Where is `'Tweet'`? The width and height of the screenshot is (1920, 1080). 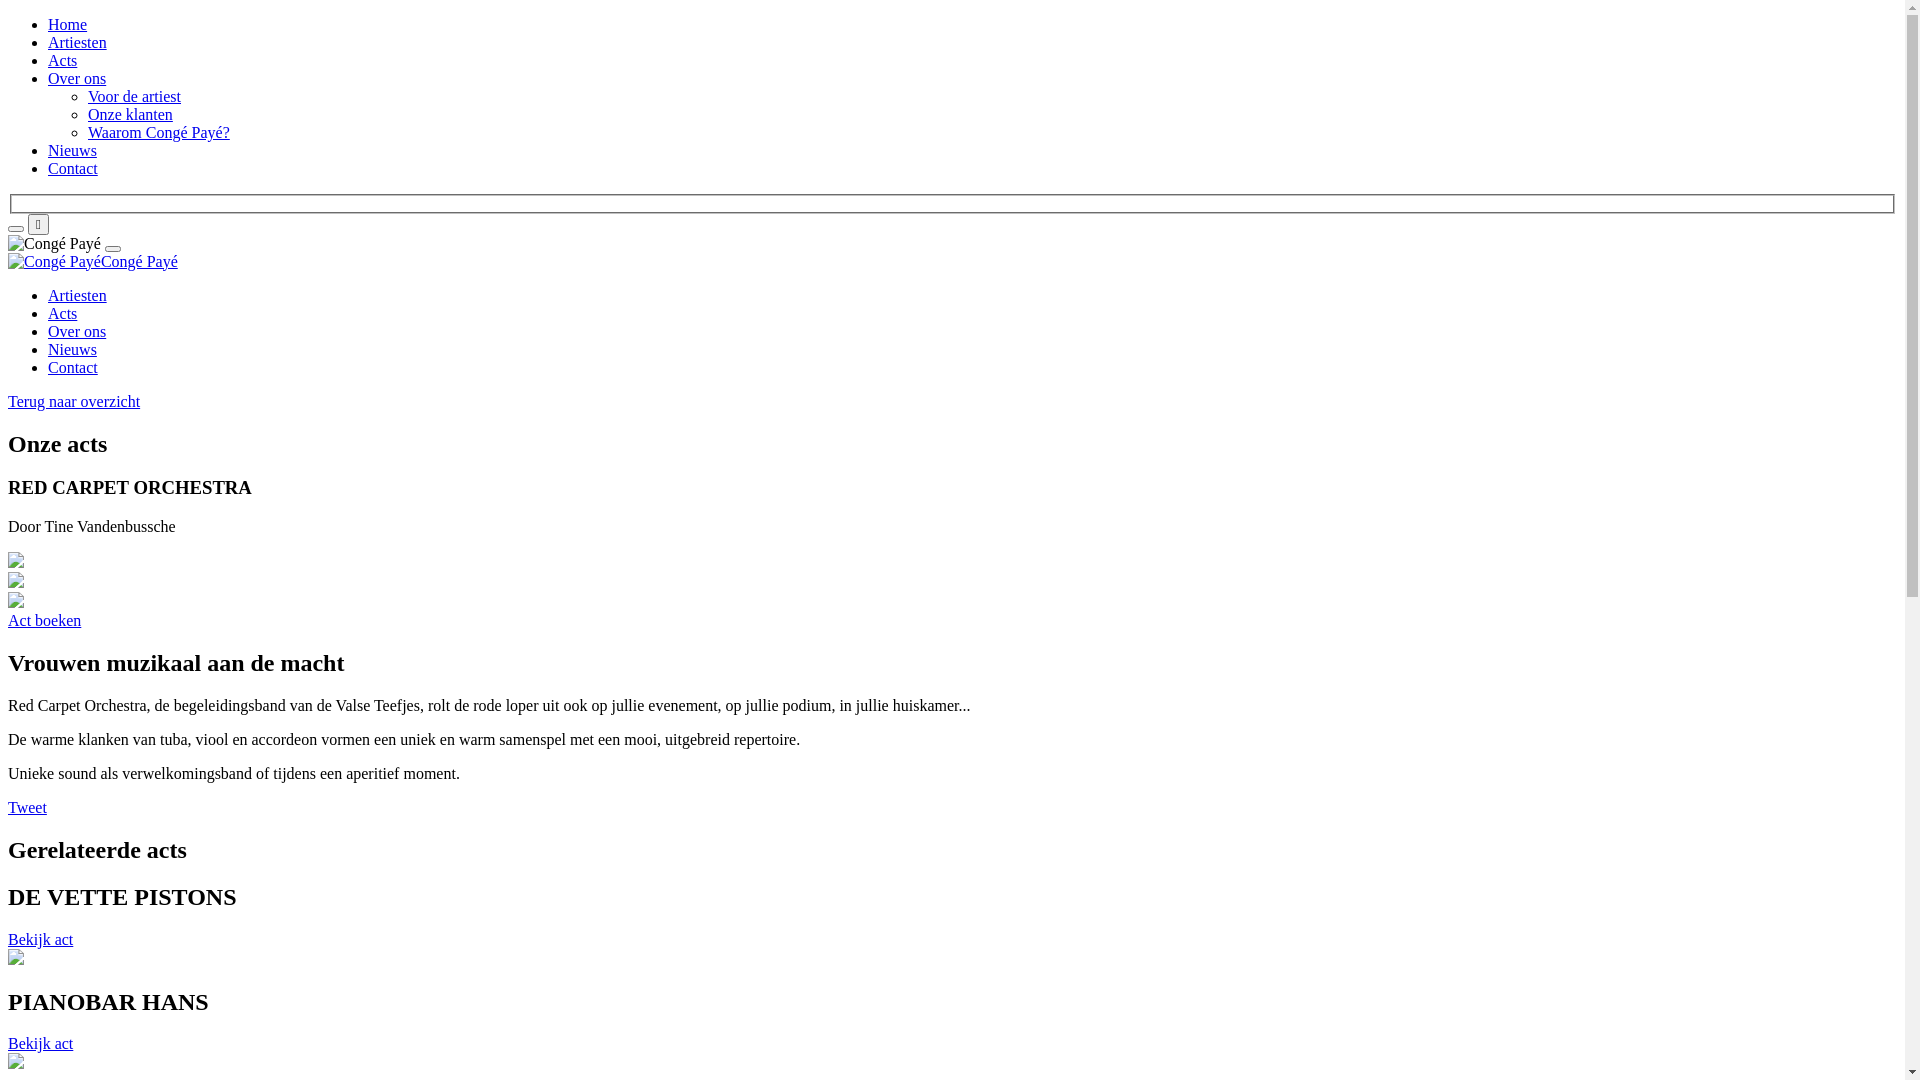
'Tweet' is located at coordinates (27, 806).